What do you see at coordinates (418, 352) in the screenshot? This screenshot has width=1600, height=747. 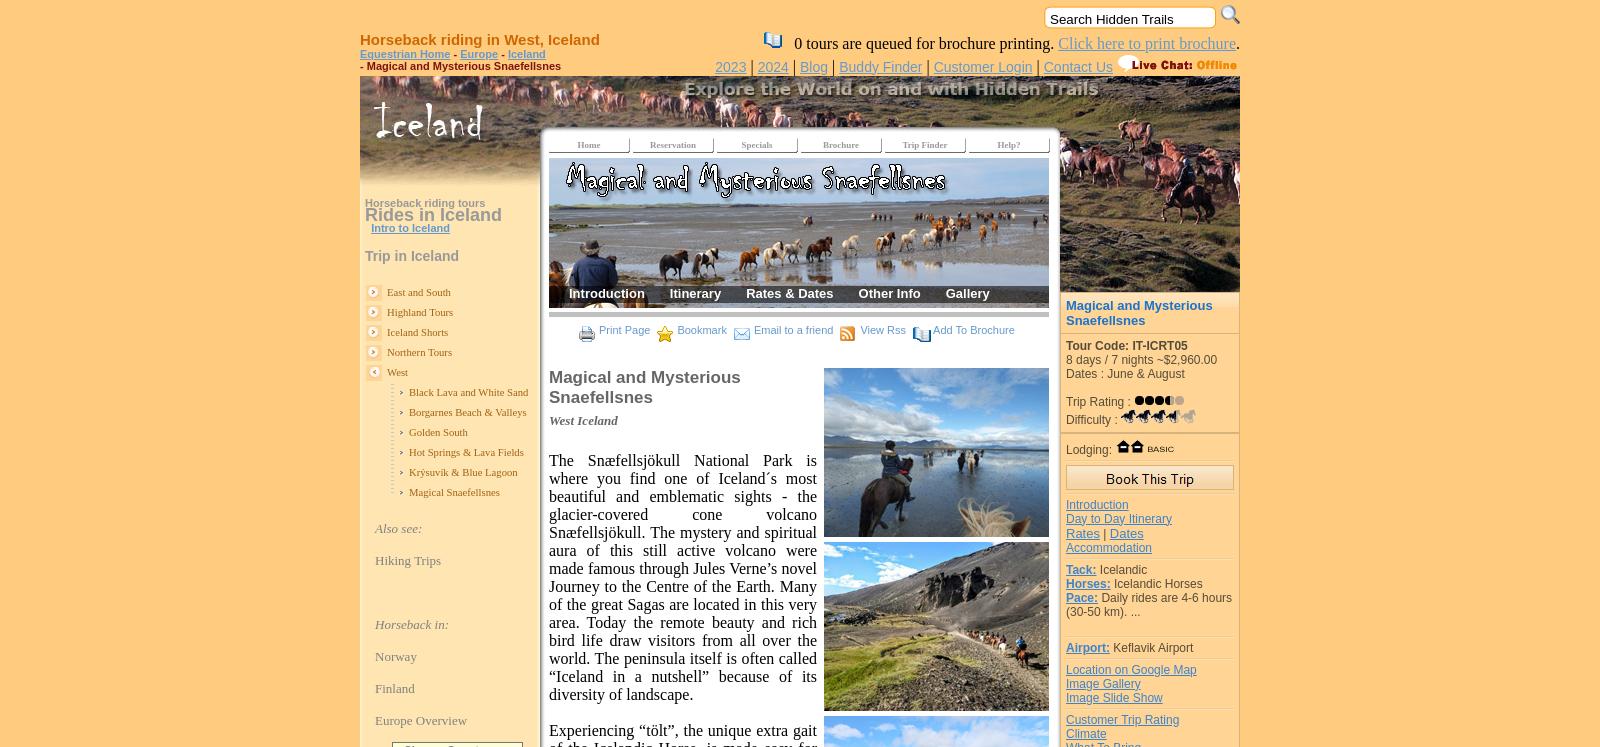 I see `'Northern Tours'` at bounding box center [418, 352].